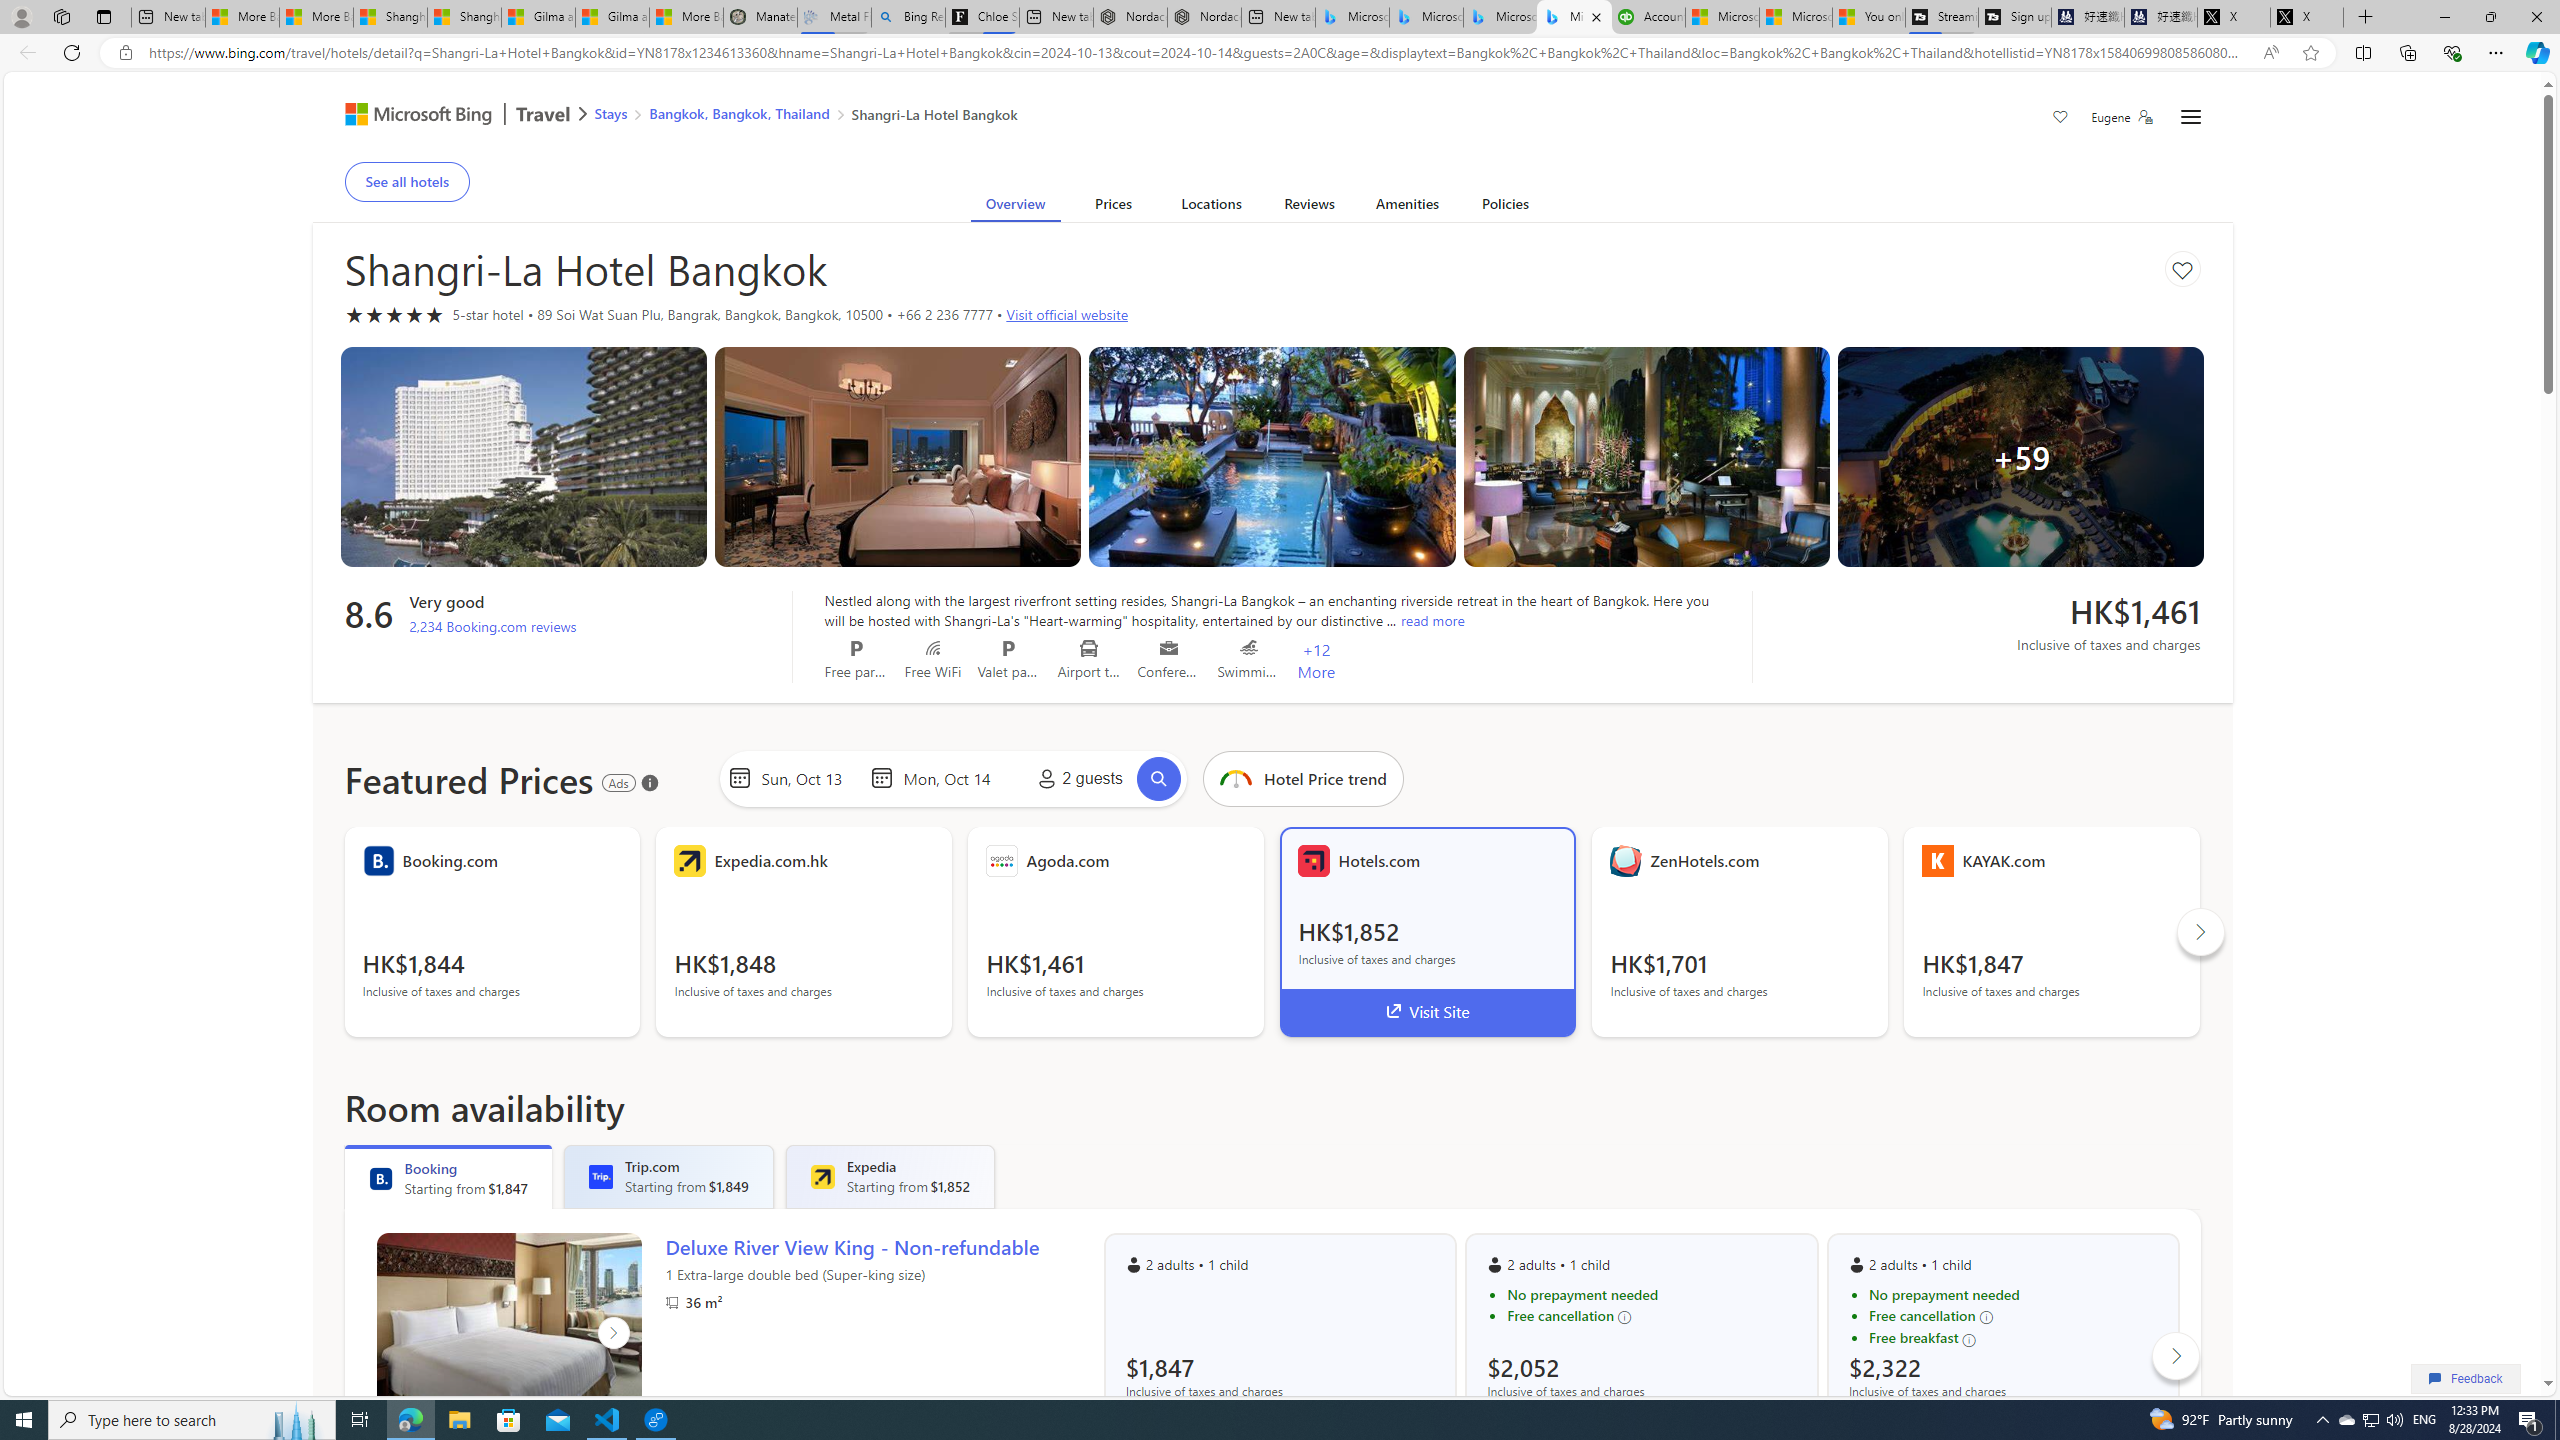 Image resolution: width=2560 pixels, height=1440 pixels. I want to click on '2 guests', so click(1076, 778).